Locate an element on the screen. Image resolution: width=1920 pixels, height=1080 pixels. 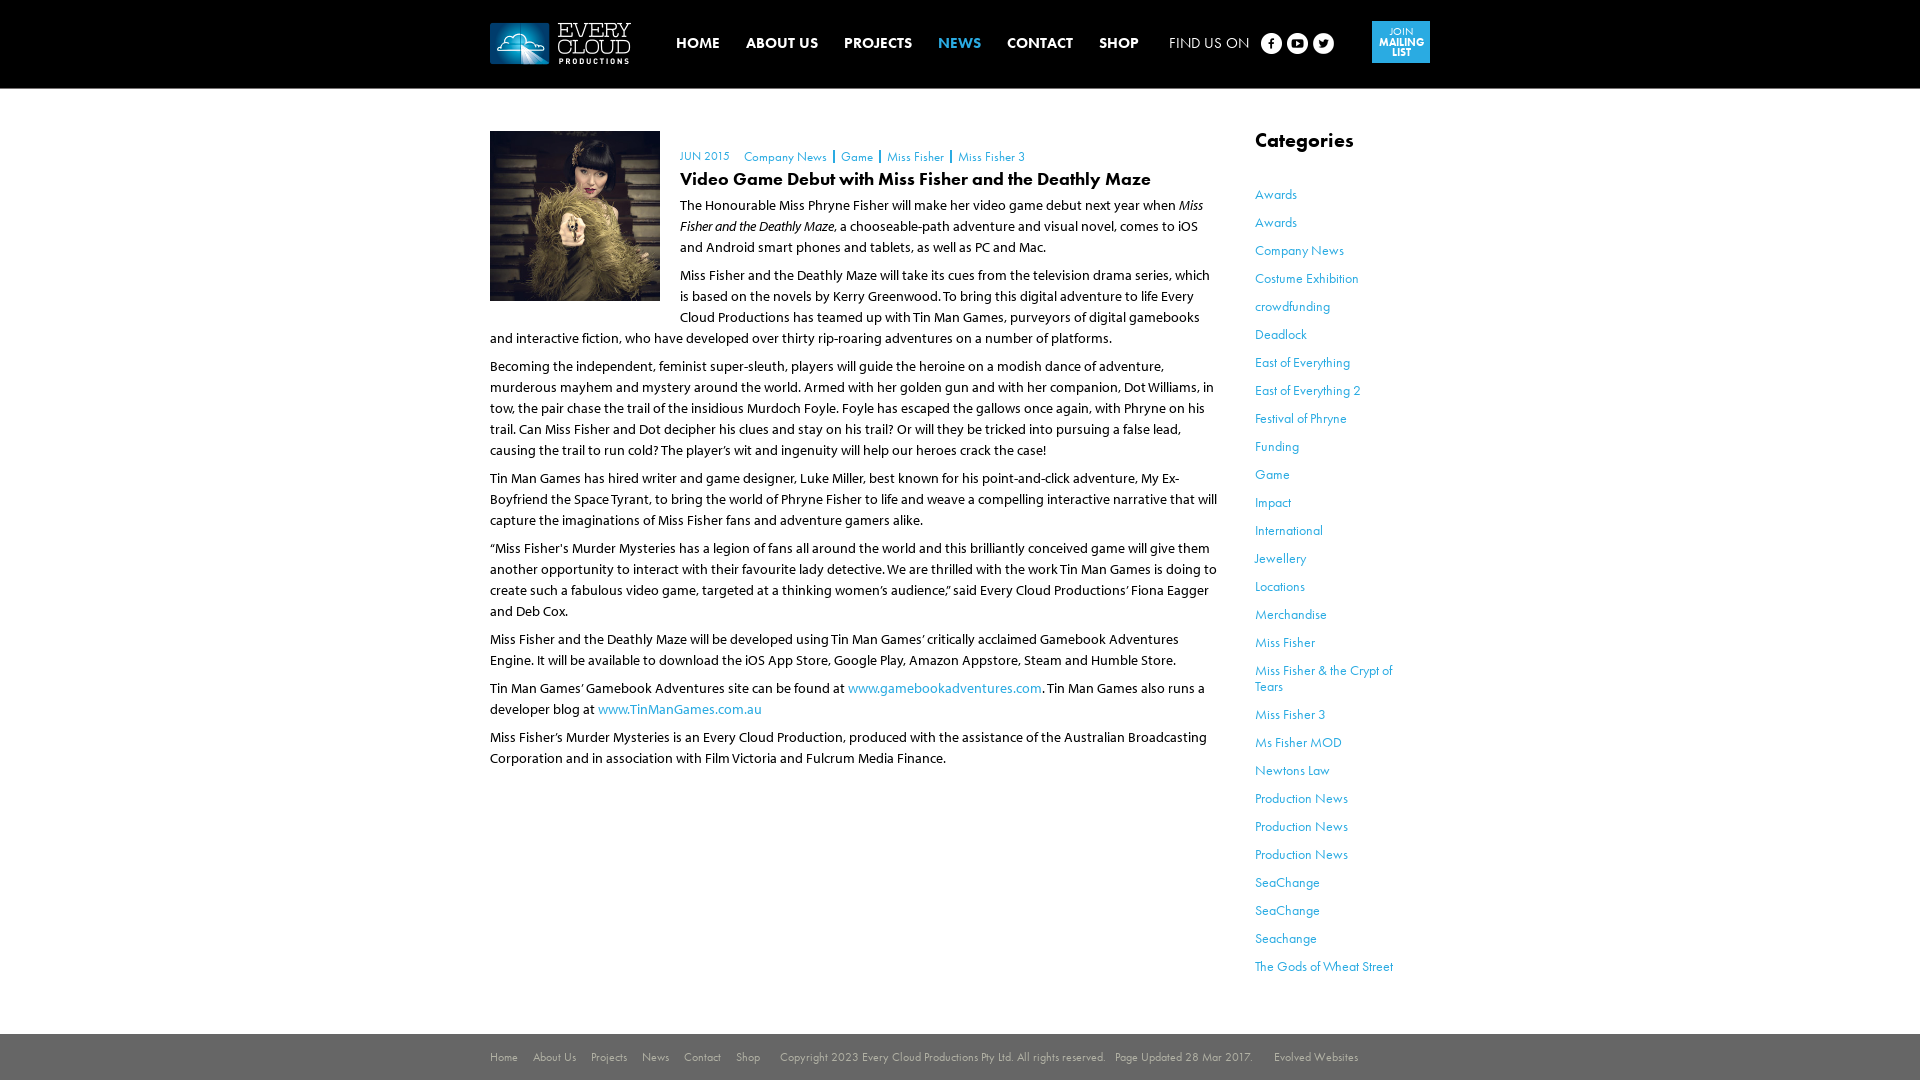
'News' is located at coordinates (655, 1055).